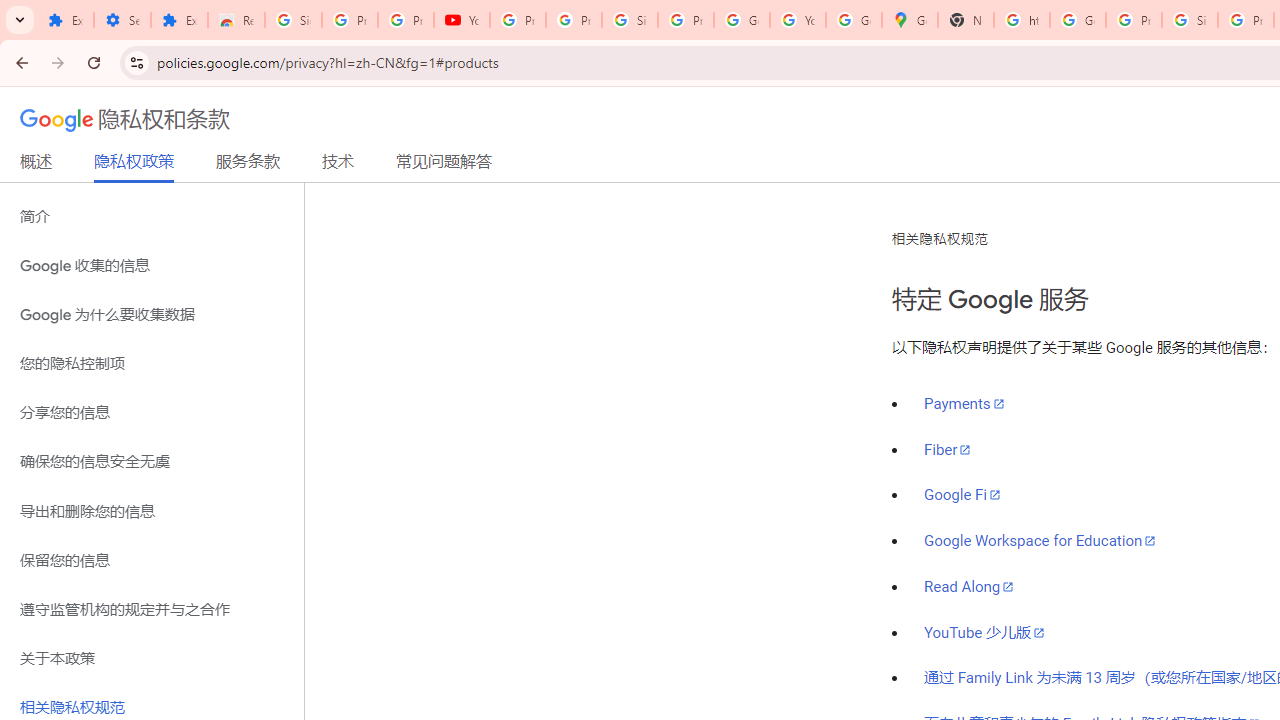  I want to click on 'Fiber', so click(946, 448).